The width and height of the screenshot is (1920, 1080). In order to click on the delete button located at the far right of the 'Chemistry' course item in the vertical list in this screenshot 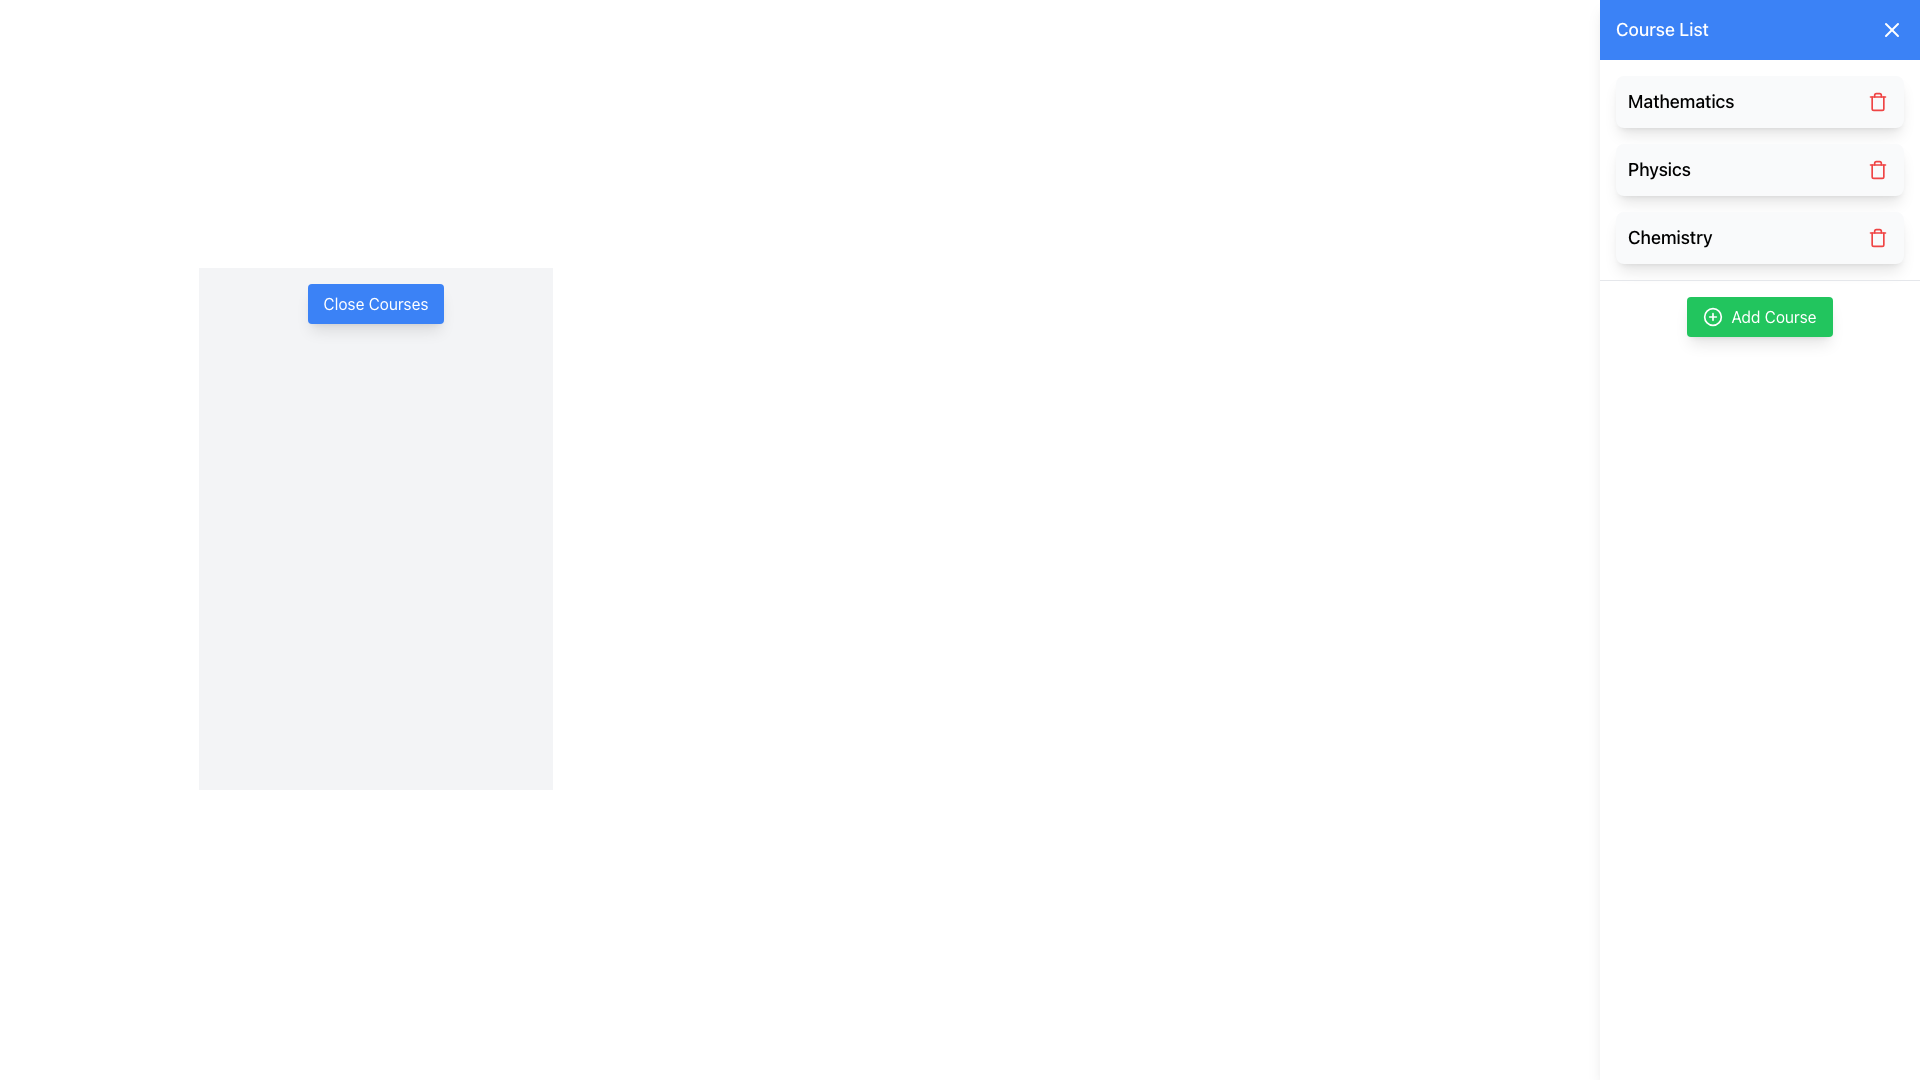, I will do `click(1876, 237)`.